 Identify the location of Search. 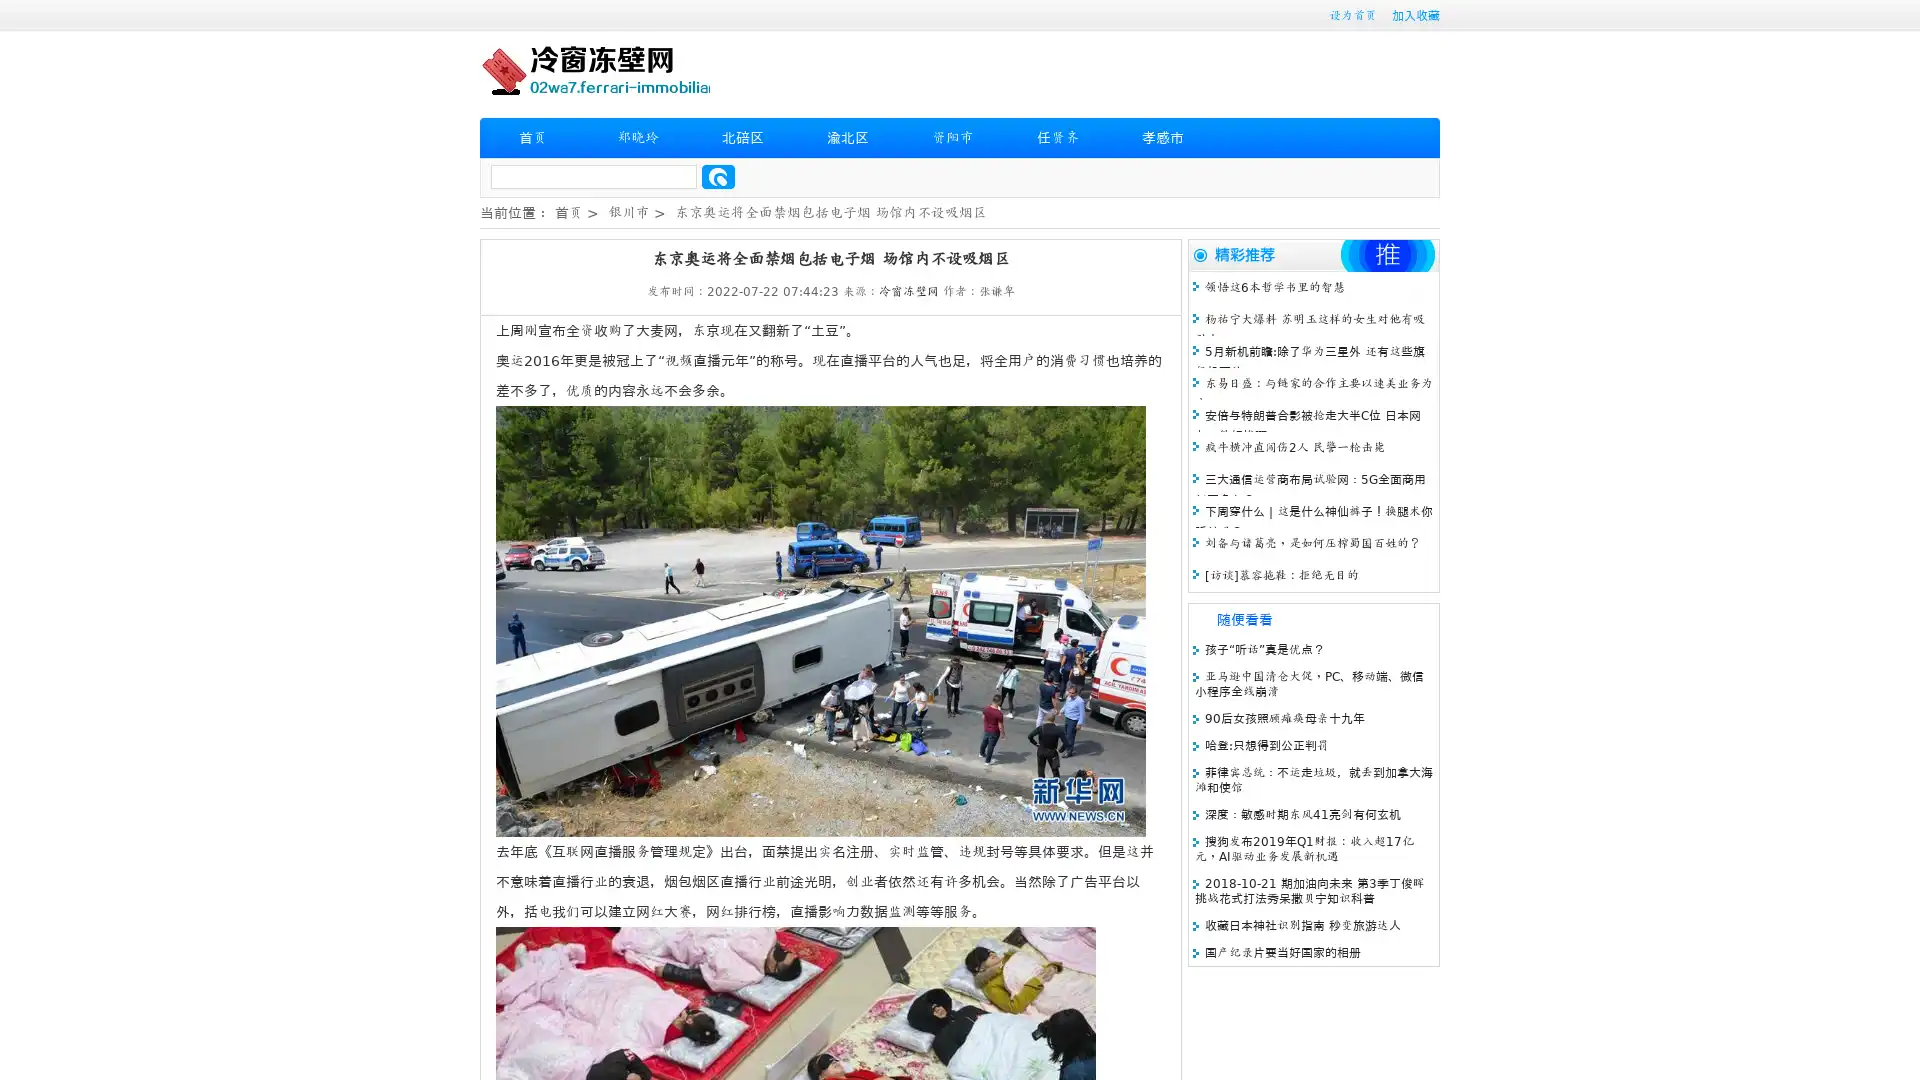
(718, 176).